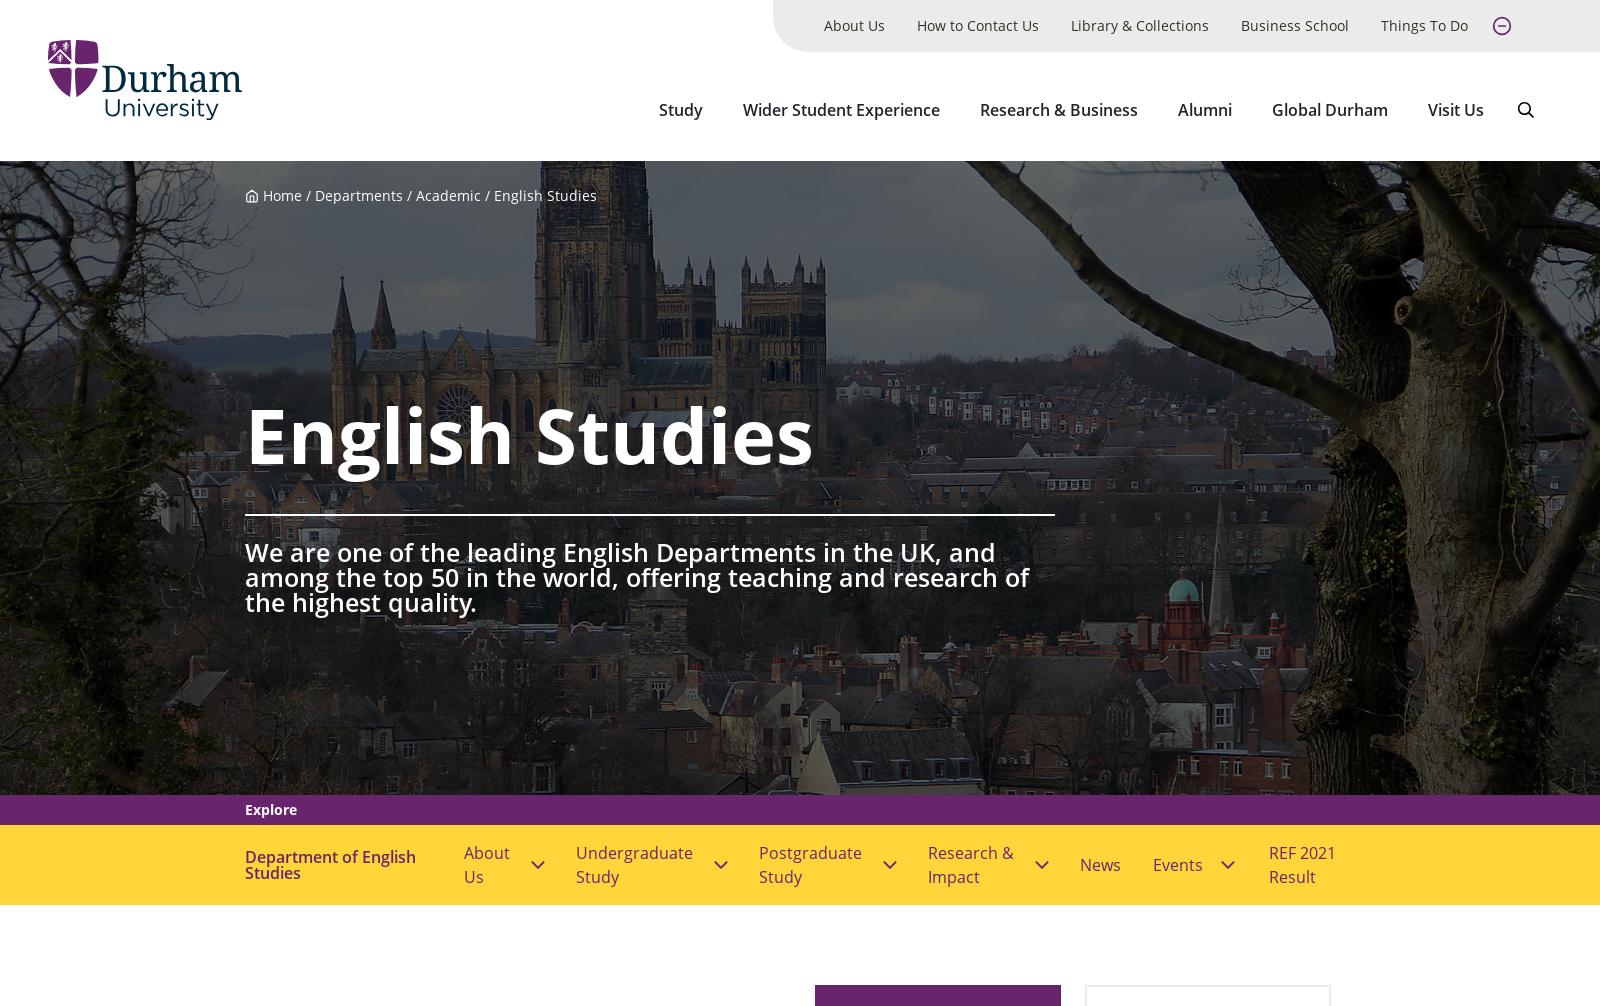 This screenshot has height=1006, width=1600. Describe the element at coordinates (1255, 213) in the screenshot. I see `'View all events'` at that location.